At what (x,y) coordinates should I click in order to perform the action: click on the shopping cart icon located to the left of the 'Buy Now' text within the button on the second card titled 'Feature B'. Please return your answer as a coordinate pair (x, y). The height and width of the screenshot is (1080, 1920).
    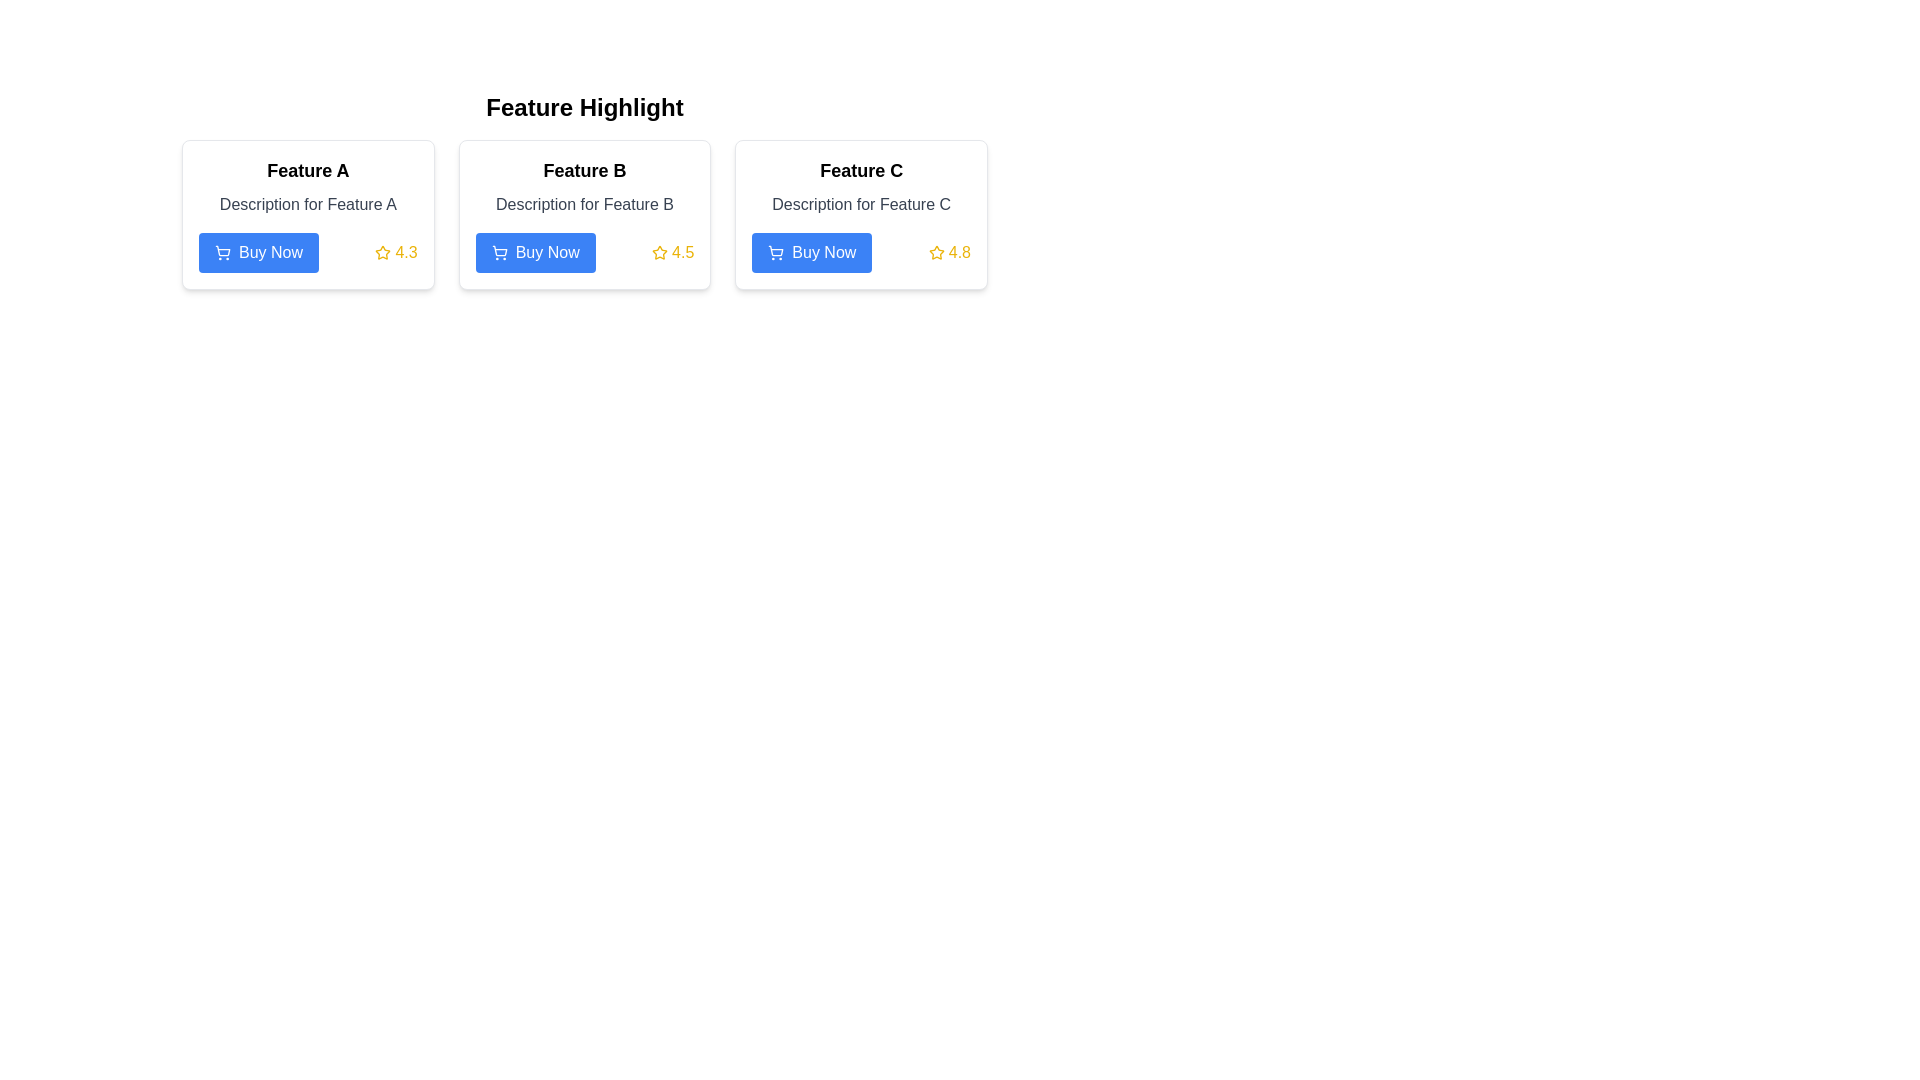
    Looking at the image, I should click on (499, 249).